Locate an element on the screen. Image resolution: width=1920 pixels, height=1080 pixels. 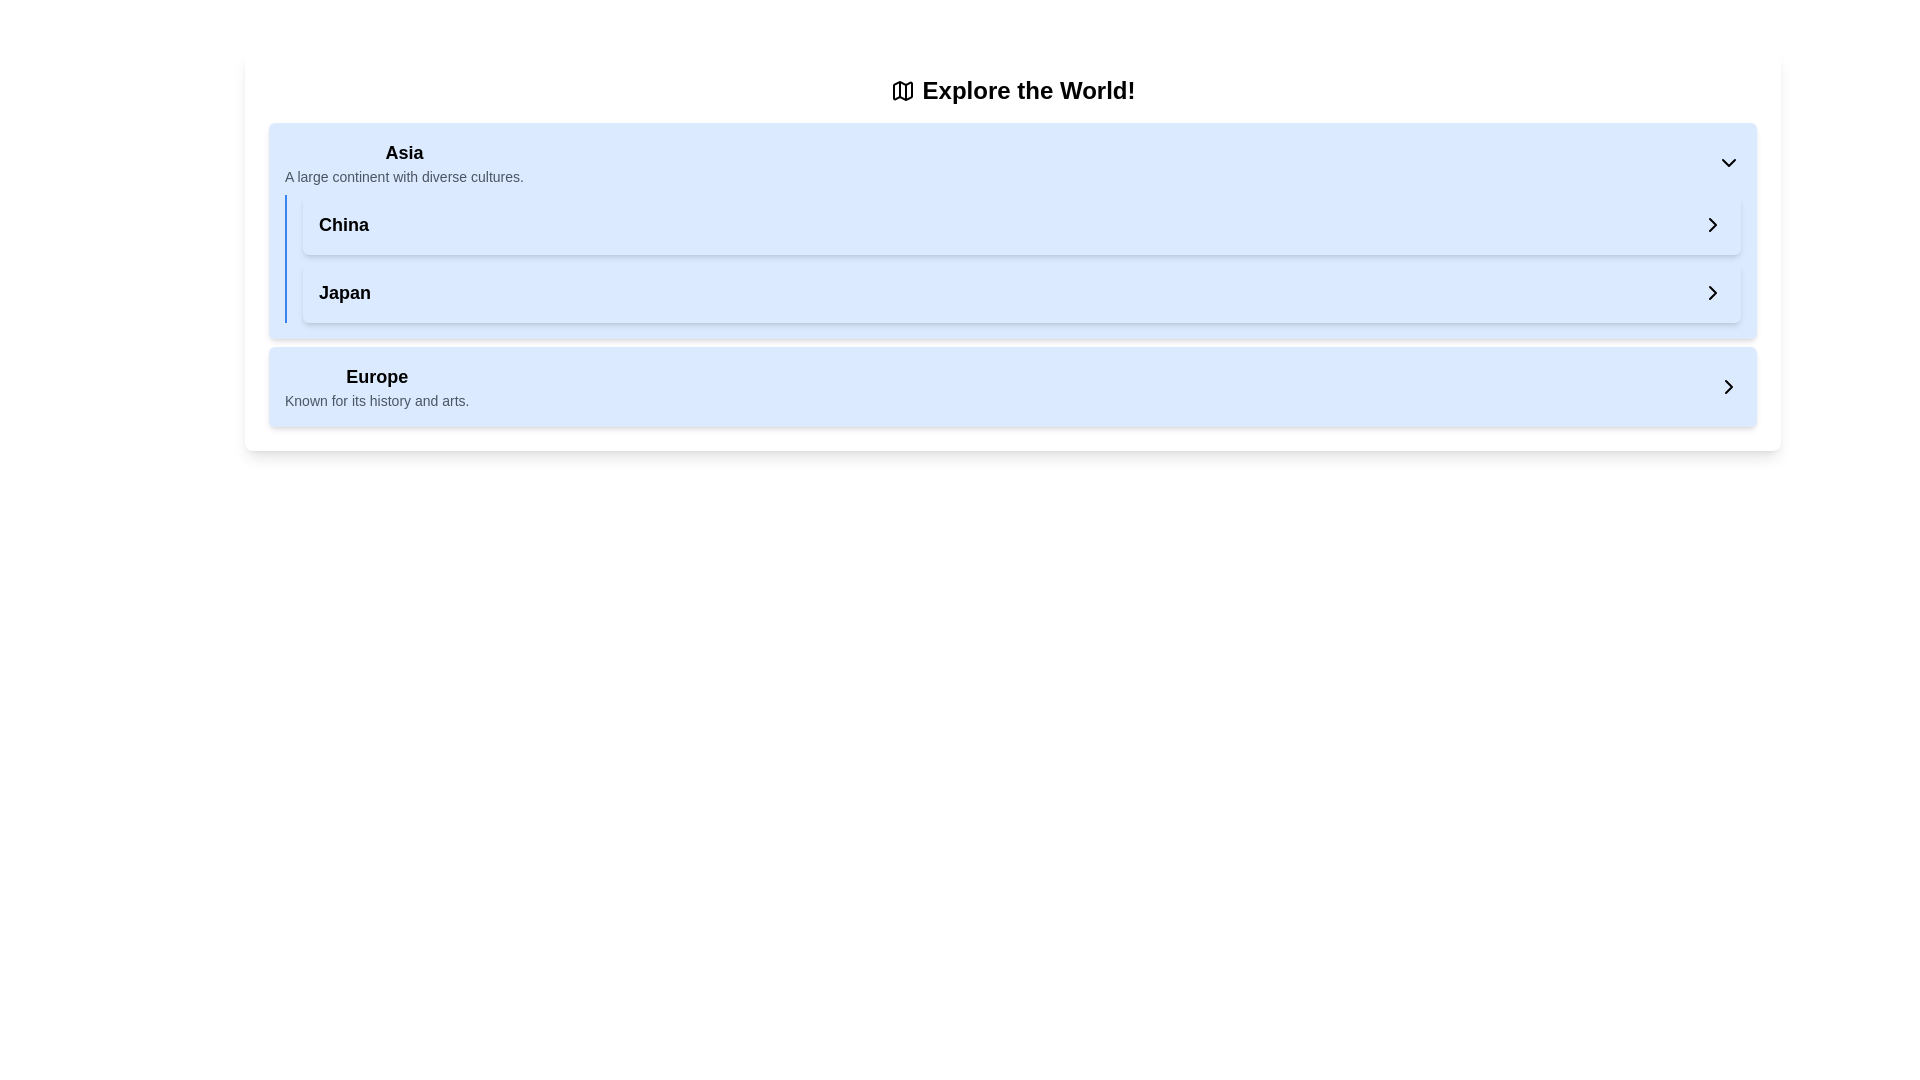
the chevron arrow icon next to the 'China' label is located at coordinates (1712, 224).